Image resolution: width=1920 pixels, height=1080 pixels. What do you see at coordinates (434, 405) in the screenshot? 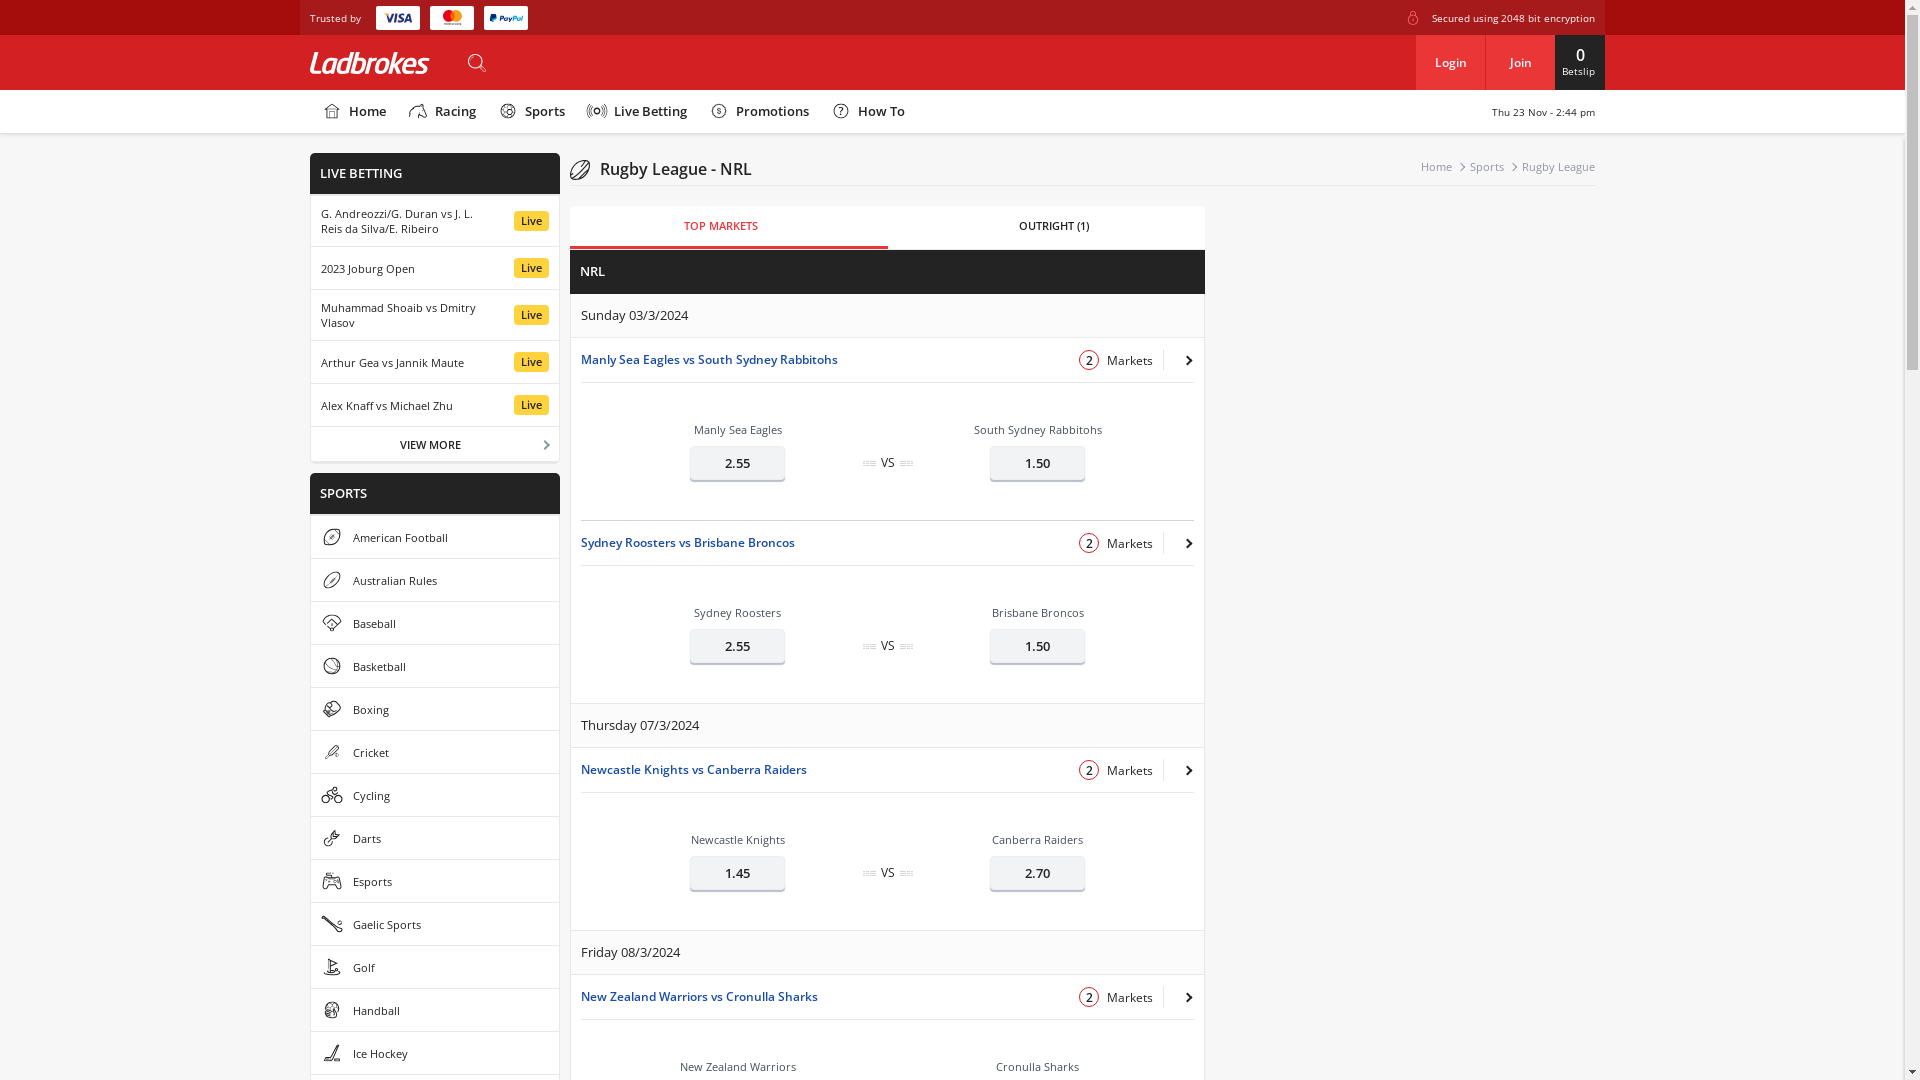
I see `'Alex Knaff vs Michael Zhu` at bounding box center [434, 405].